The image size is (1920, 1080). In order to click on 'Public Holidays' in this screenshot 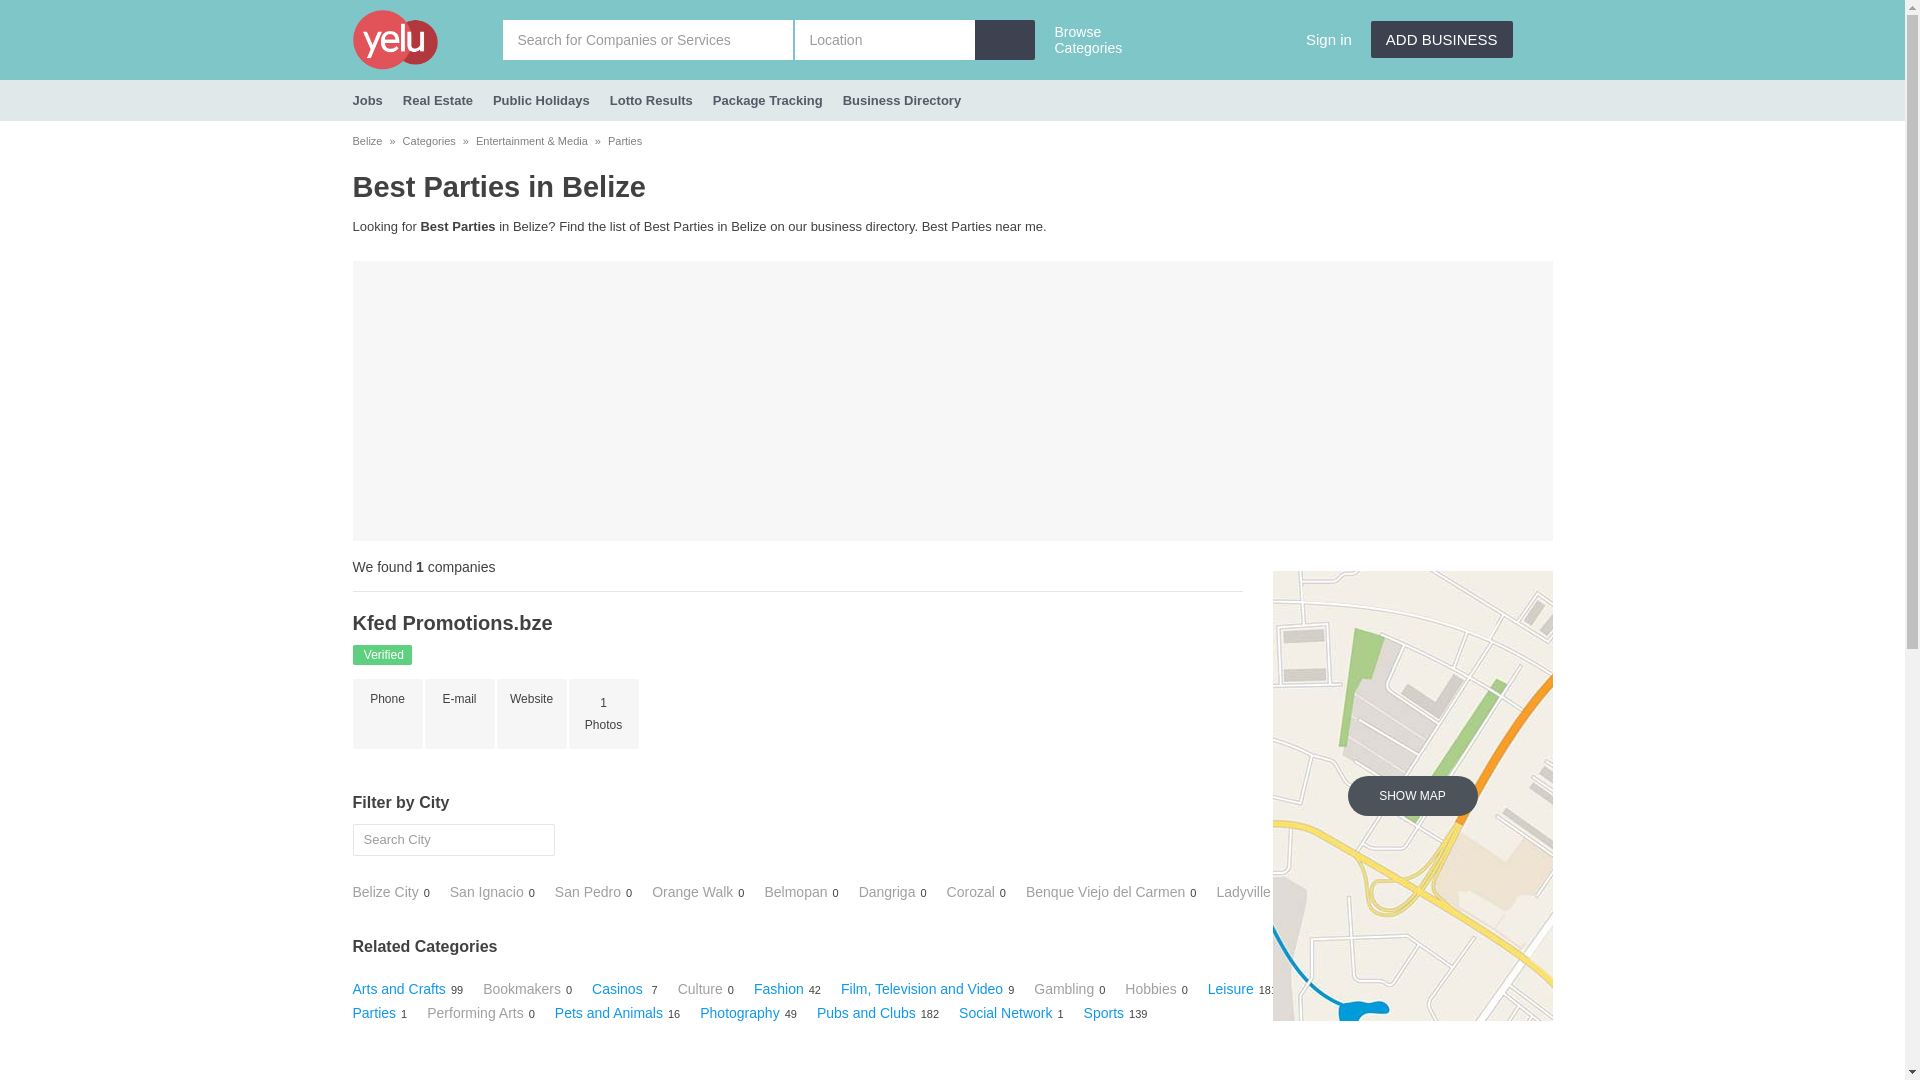, I will do `click(541, 100)`.